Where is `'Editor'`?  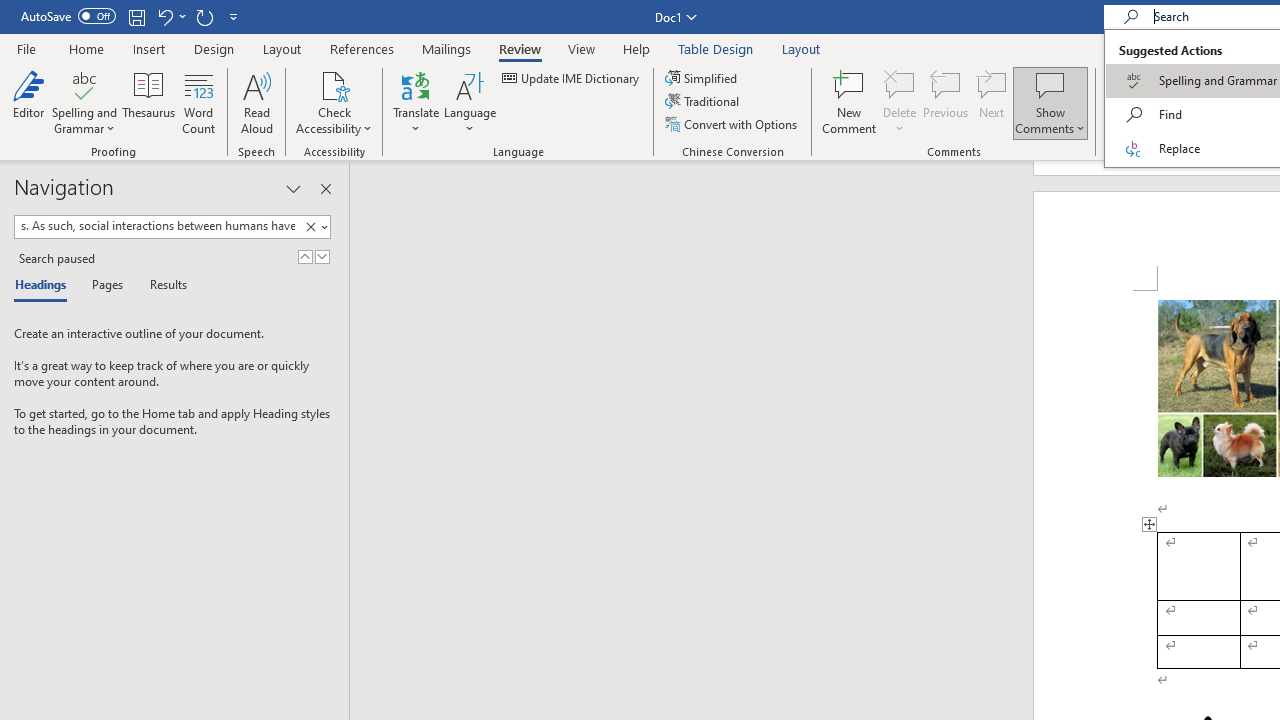 'Editor' is located at coordinates (28, 103).